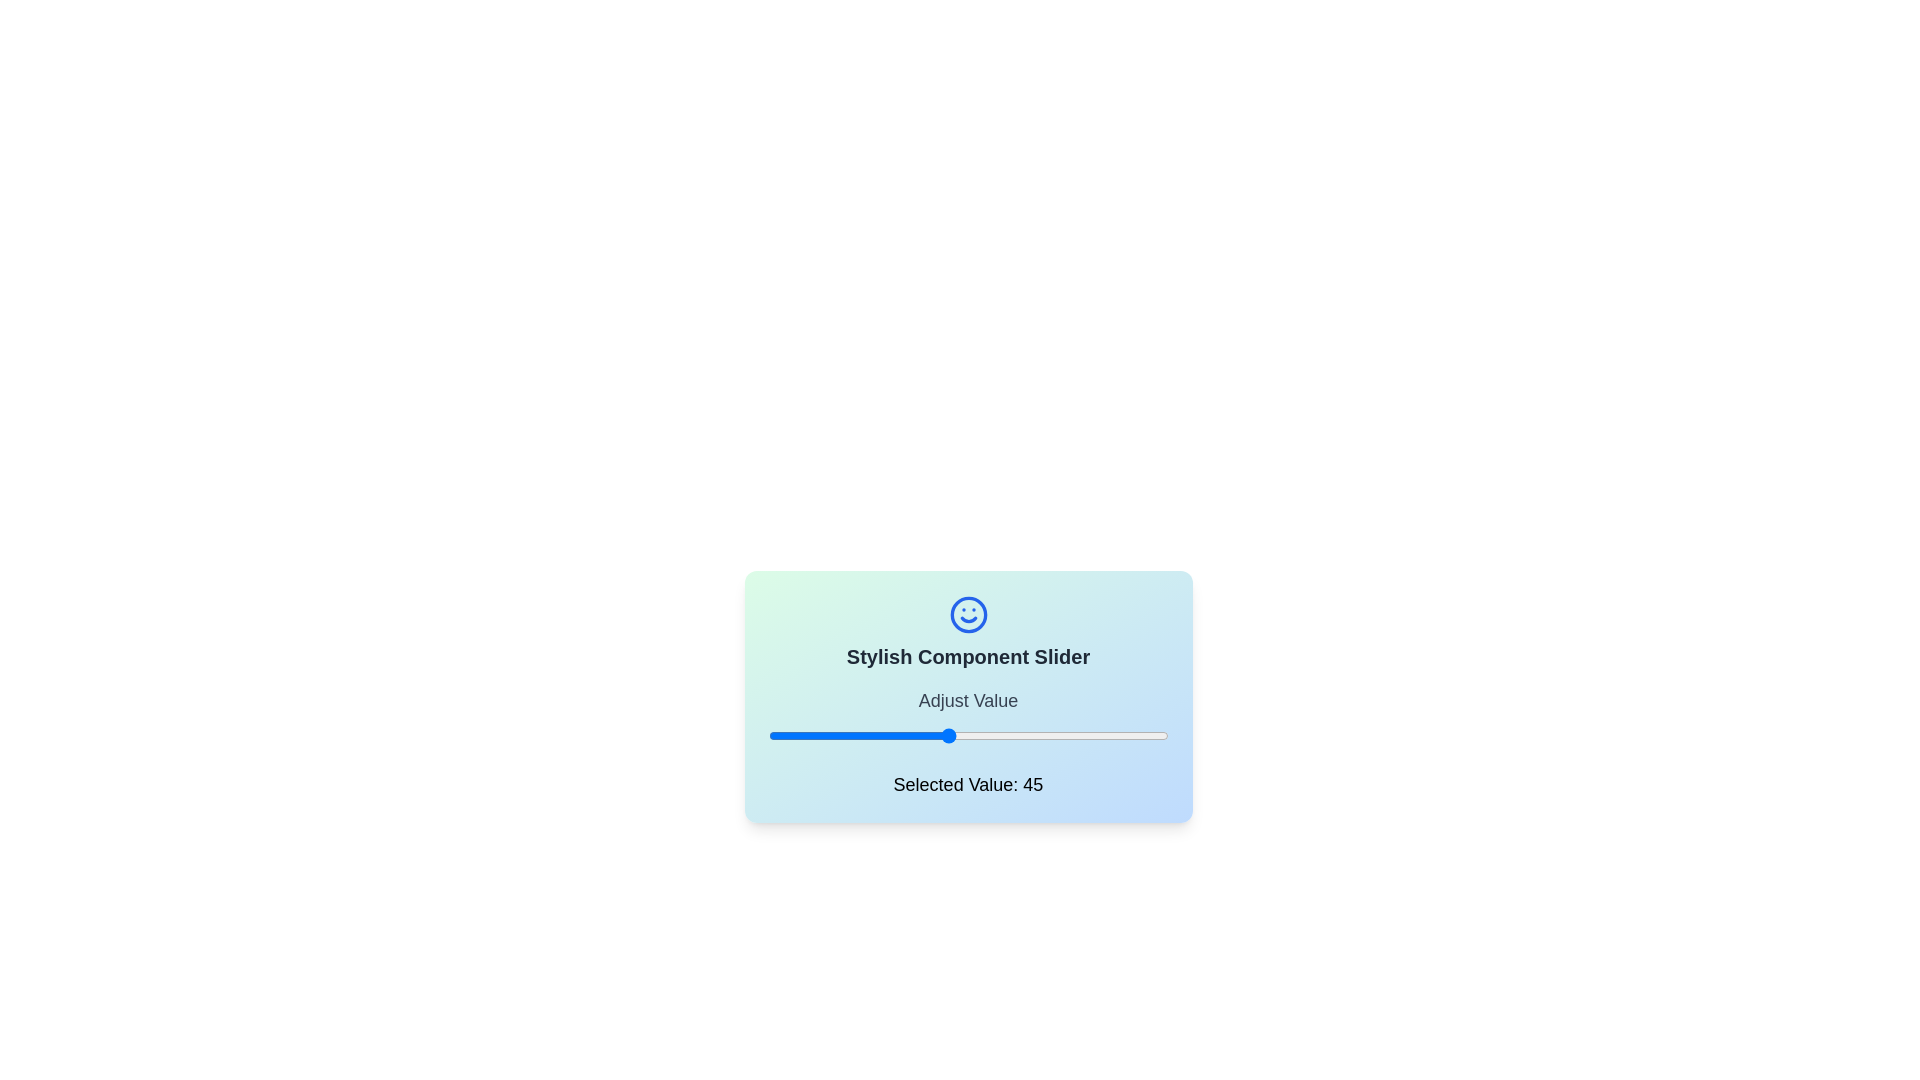 The width and height of the screenshot is (1920, 1080). What do you see at coordinates (1024, 736) in the screenshot?
I see `the slider to set its value to 64` at bounding box center [1024, 736].